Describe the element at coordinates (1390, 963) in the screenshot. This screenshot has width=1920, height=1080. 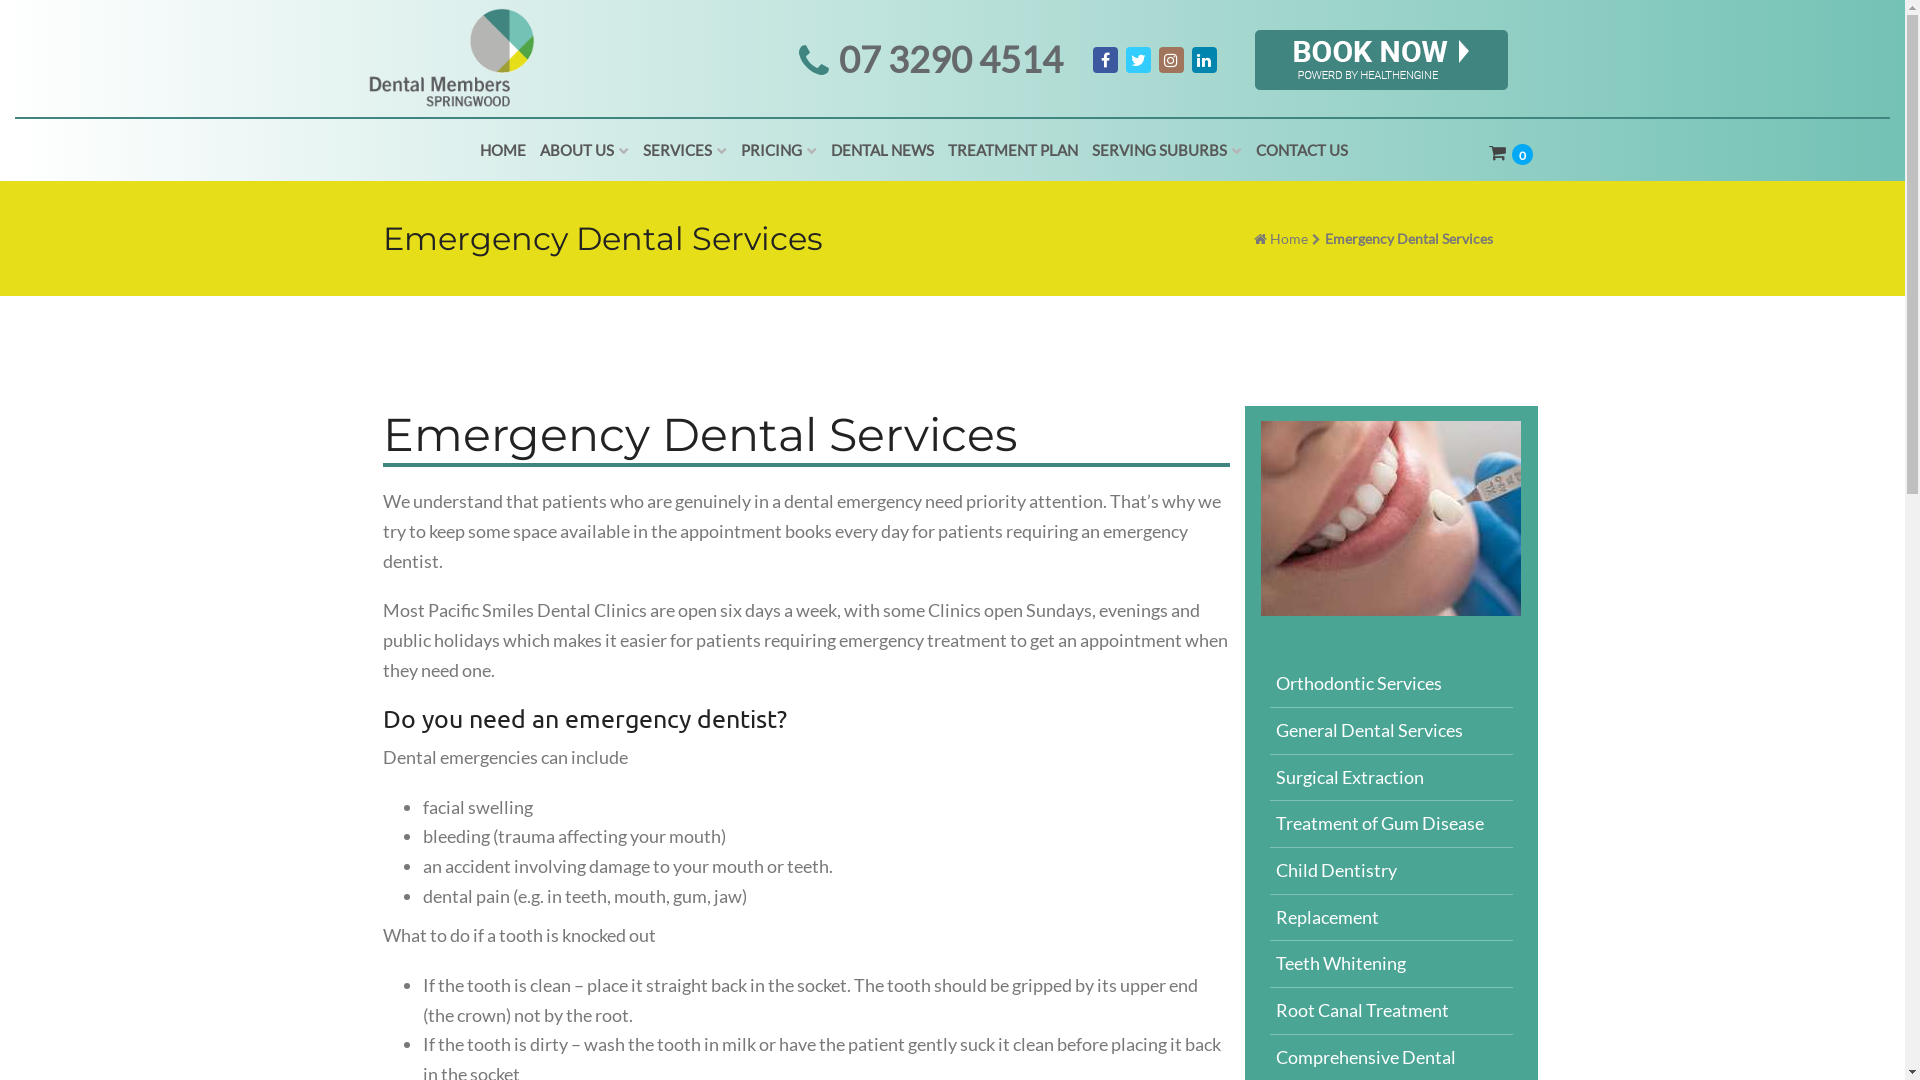
I see `'Teeth Whitening'` at that location.